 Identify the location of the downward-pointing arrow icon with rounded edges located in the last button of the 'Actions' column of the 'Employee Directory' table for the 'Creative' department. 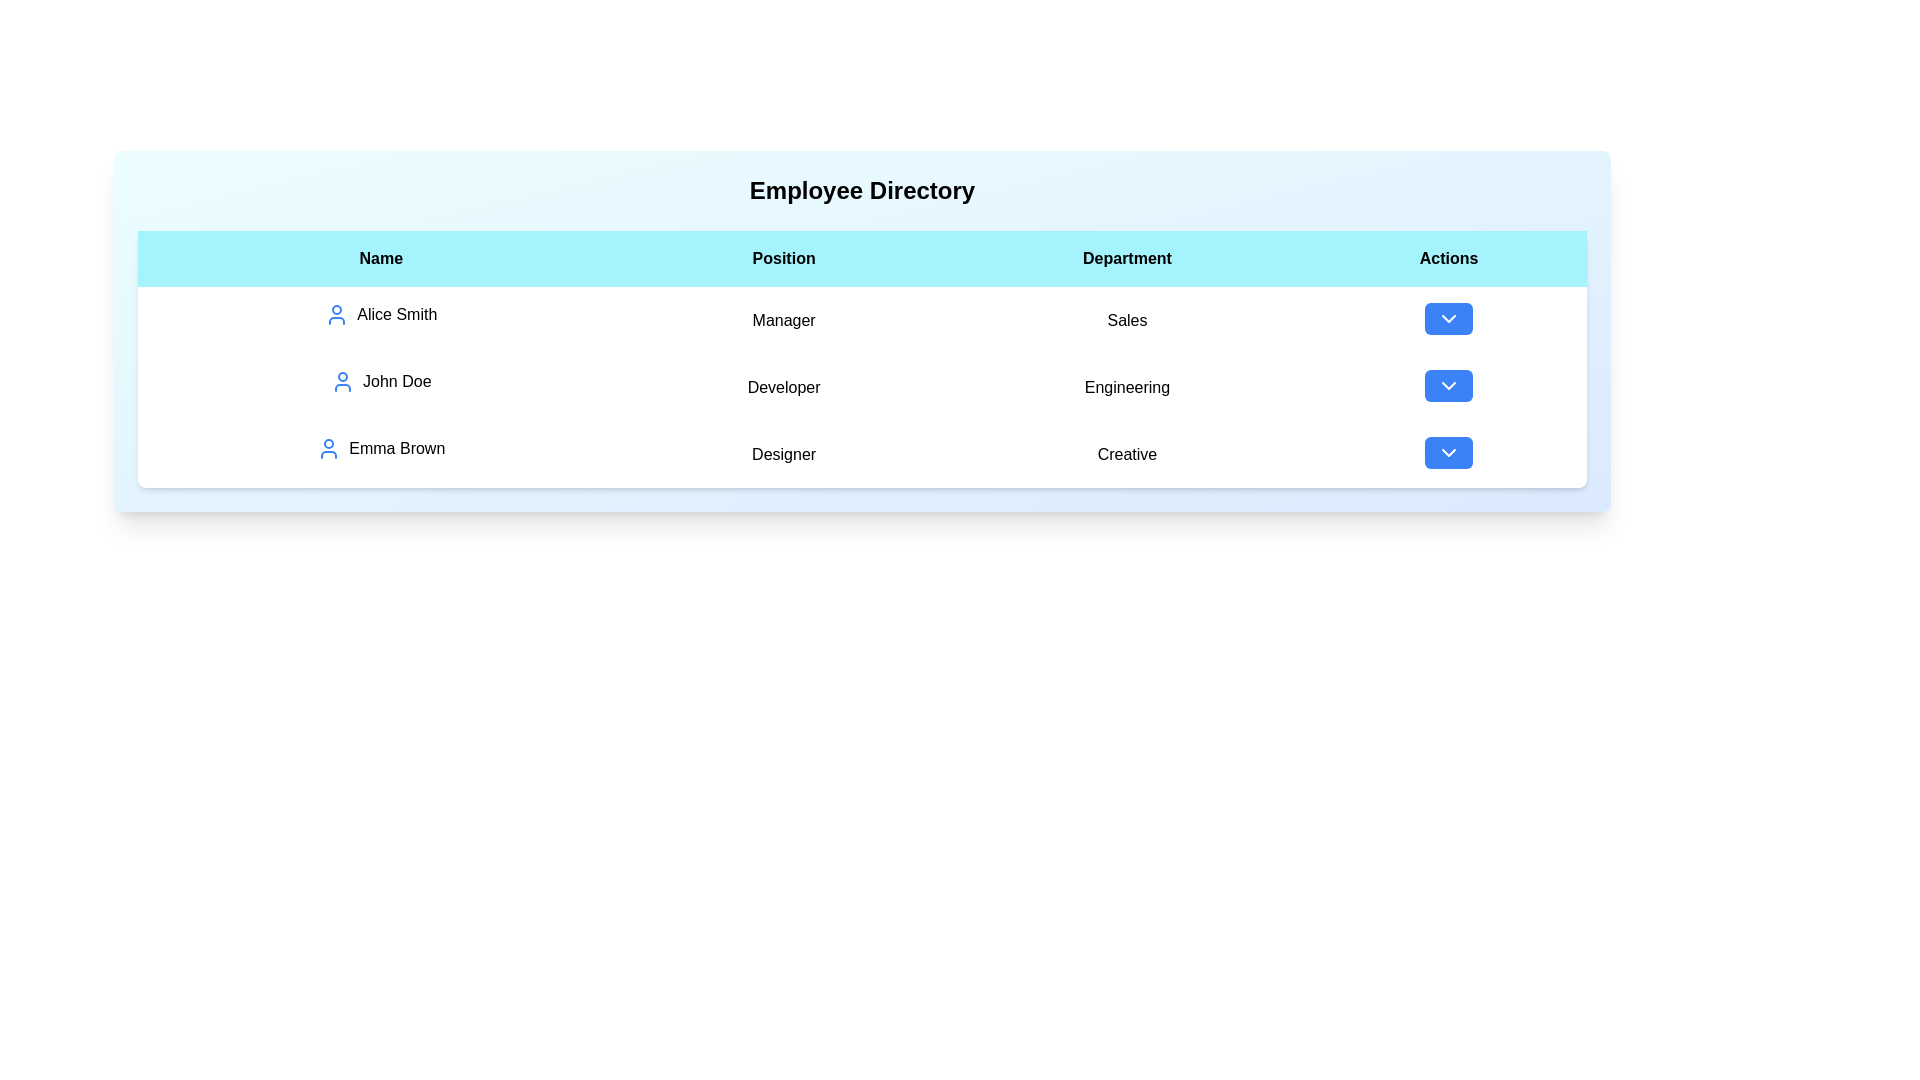
(1449, 452).